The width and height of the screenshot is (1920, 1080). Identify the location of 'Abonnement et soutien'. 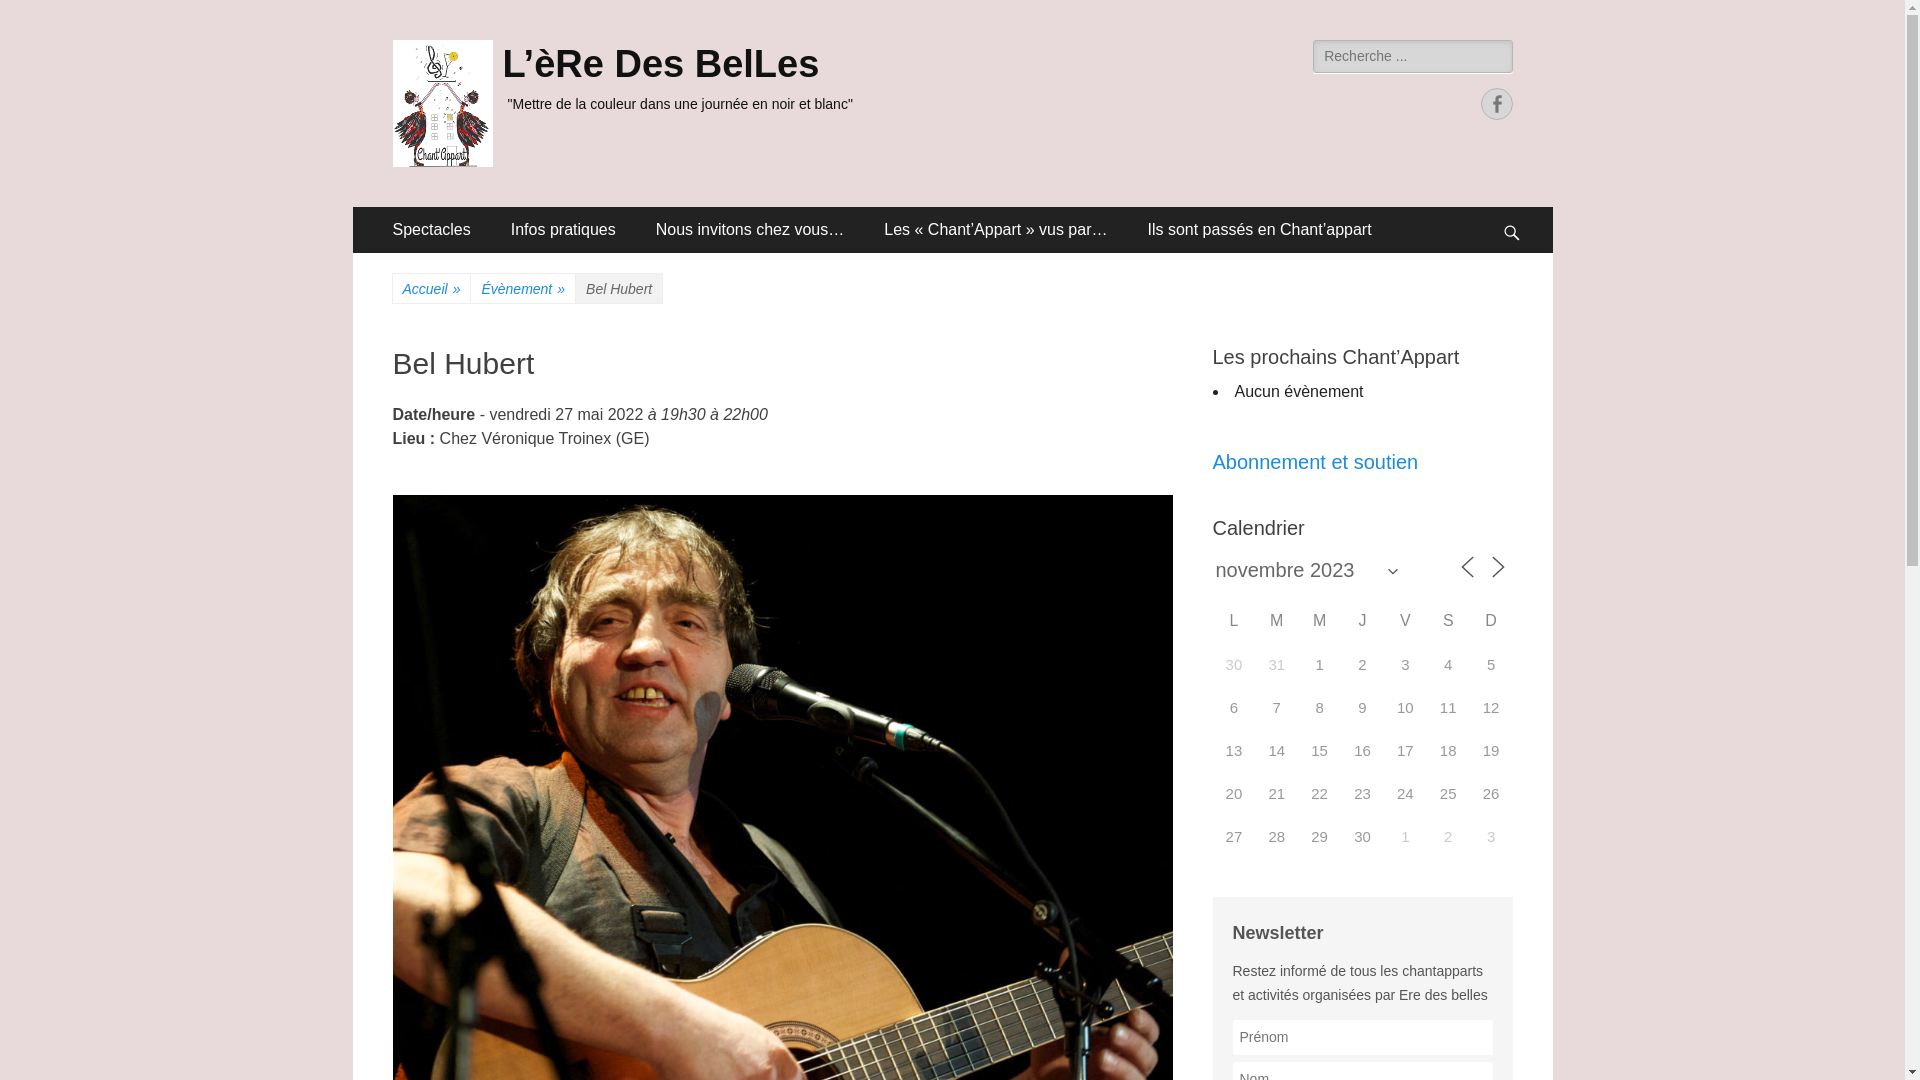
(1315, 462).